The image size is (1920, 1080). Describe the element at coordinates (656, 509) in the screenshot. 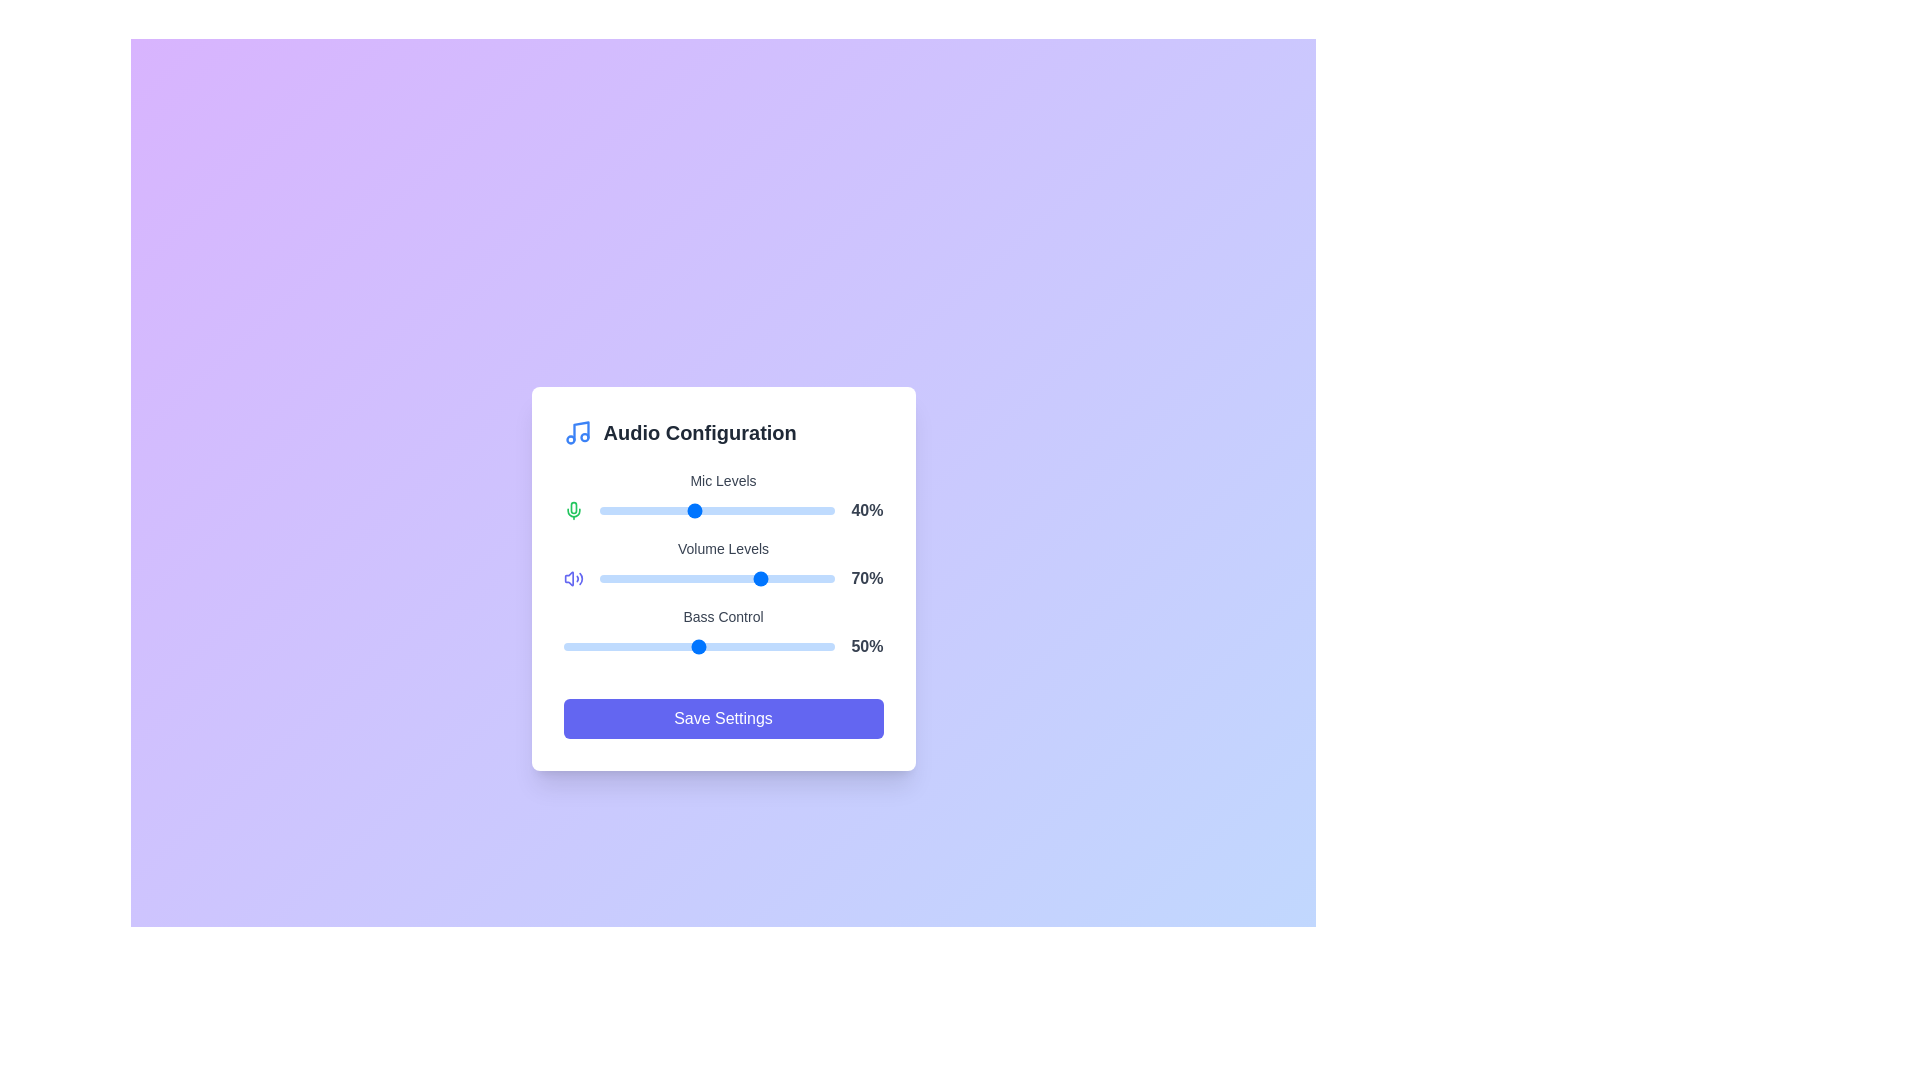

I see `the Mic Levels slider to set the microphone volume to 24%` at that location.